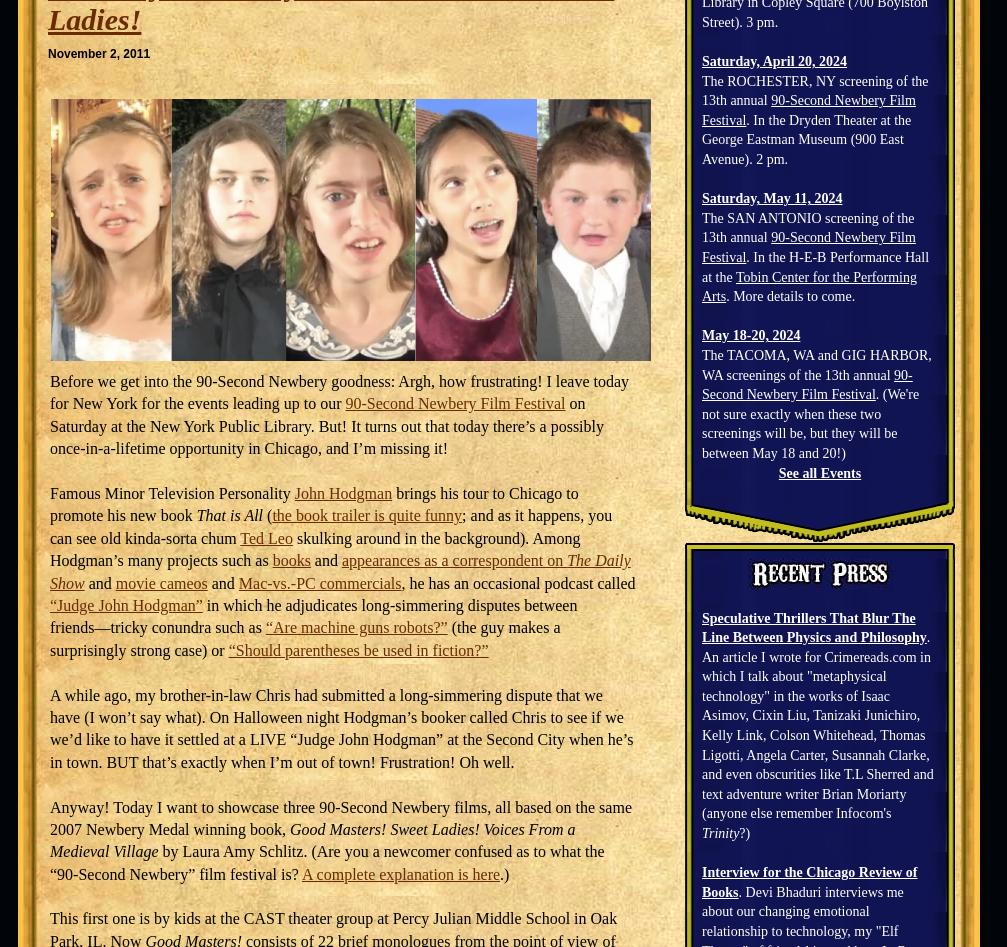 The height and width of the screenshot is (947, 1007). What do you see at coordinates (340, 817) in the screenshot?
I see `'Anyway! Today I want to showcase three 90-Second Newbery films, all based on the same 2007 Newbery Medal winning book,'` at bounding box center [340, 817].